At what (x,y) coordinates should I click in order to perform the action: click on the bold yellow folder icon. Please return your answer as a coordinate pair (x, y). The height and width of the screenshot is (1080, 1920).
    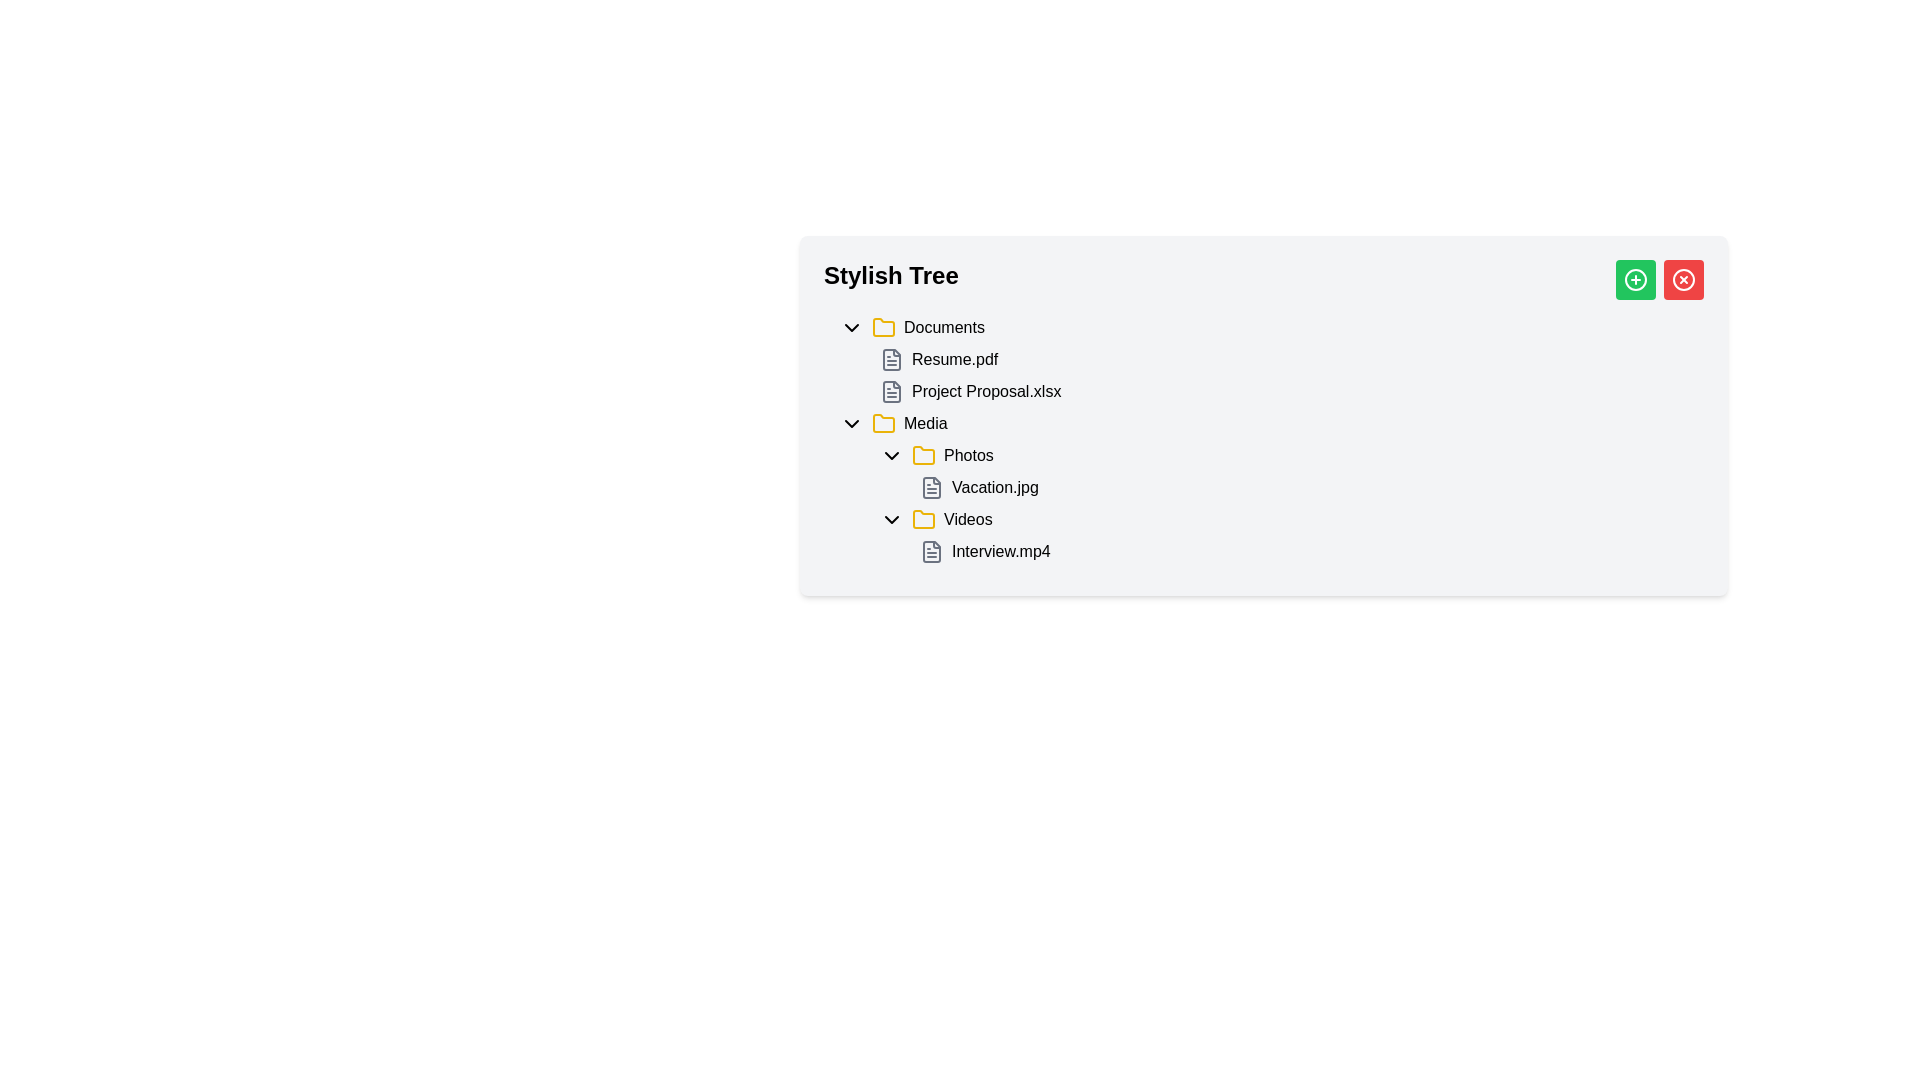
    Looking at the image, I should click on (882, 326).